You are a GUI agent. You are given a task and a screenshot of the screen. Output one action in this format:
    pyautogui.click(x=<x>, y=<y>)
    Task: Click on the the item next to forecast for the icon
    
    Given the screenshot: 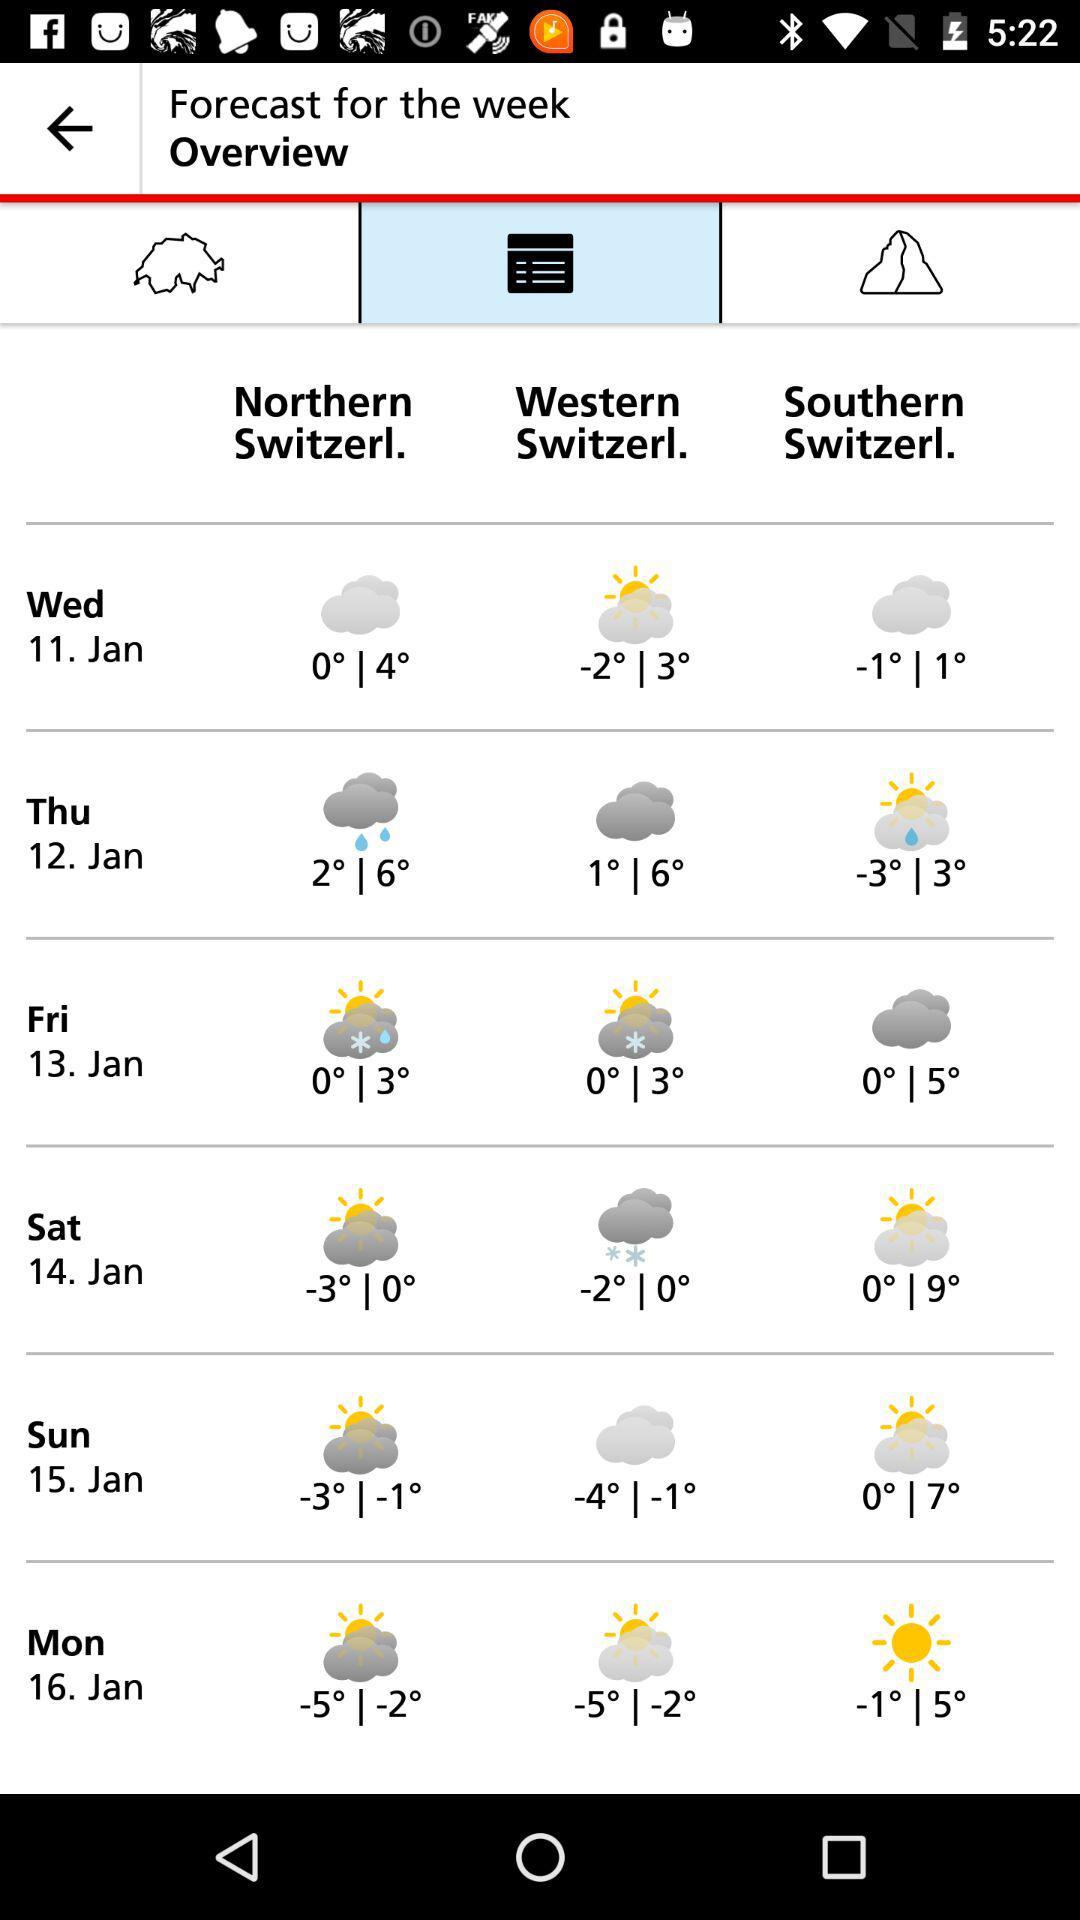 What is the action you would take?
    pyautogui.click(x=68, y=127)
    